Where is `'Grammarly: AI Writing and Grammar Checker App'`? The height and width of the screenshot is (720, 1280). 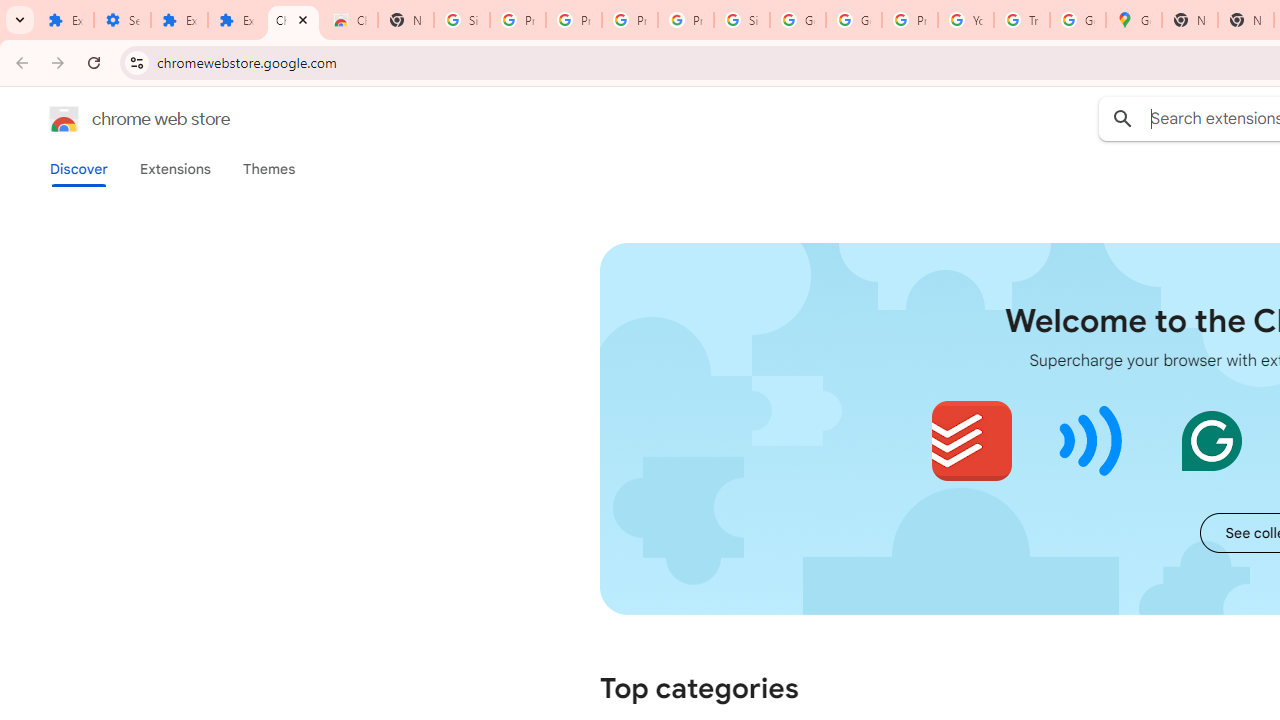
'Grammarly: AI Writing and Grammar Checker App' is located at coordinates (1210, 440).